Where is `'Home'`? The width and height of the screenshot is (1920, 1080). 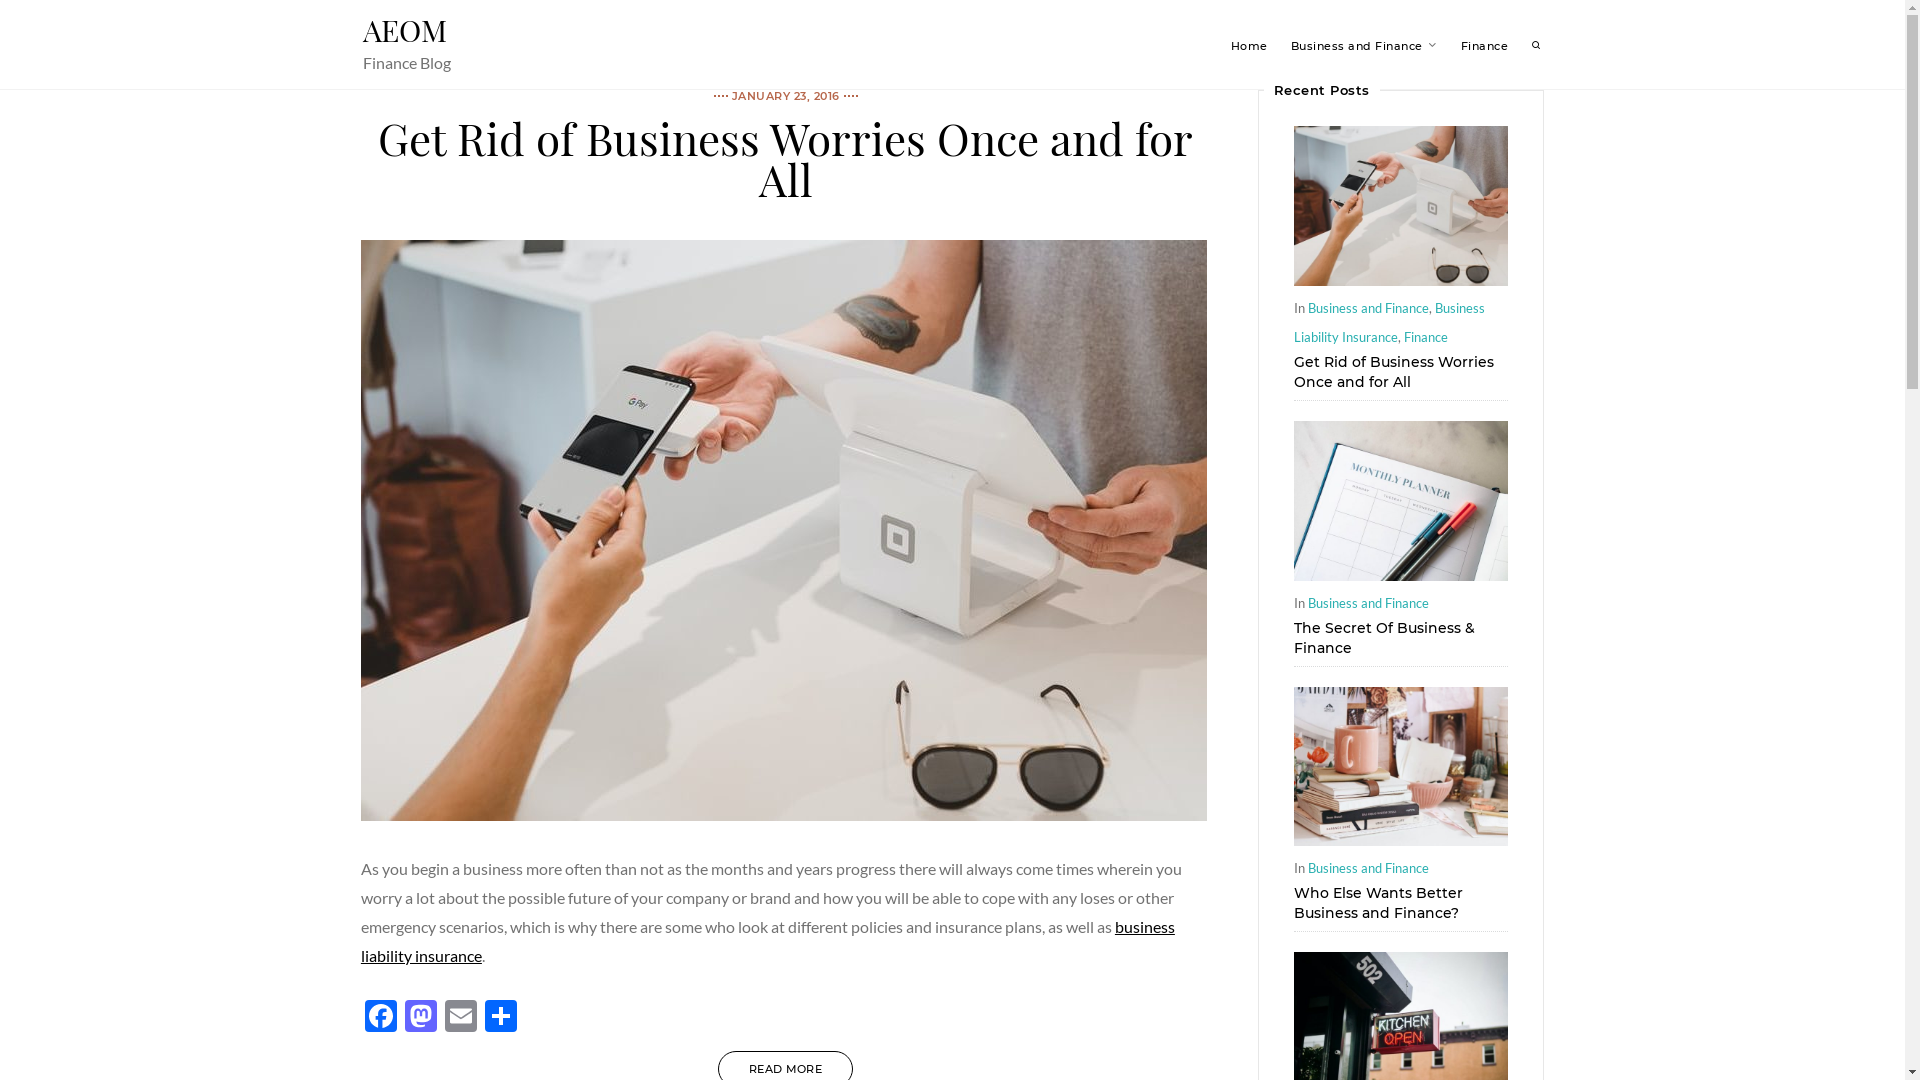
'Home' is located at coordinates (1247, 45).